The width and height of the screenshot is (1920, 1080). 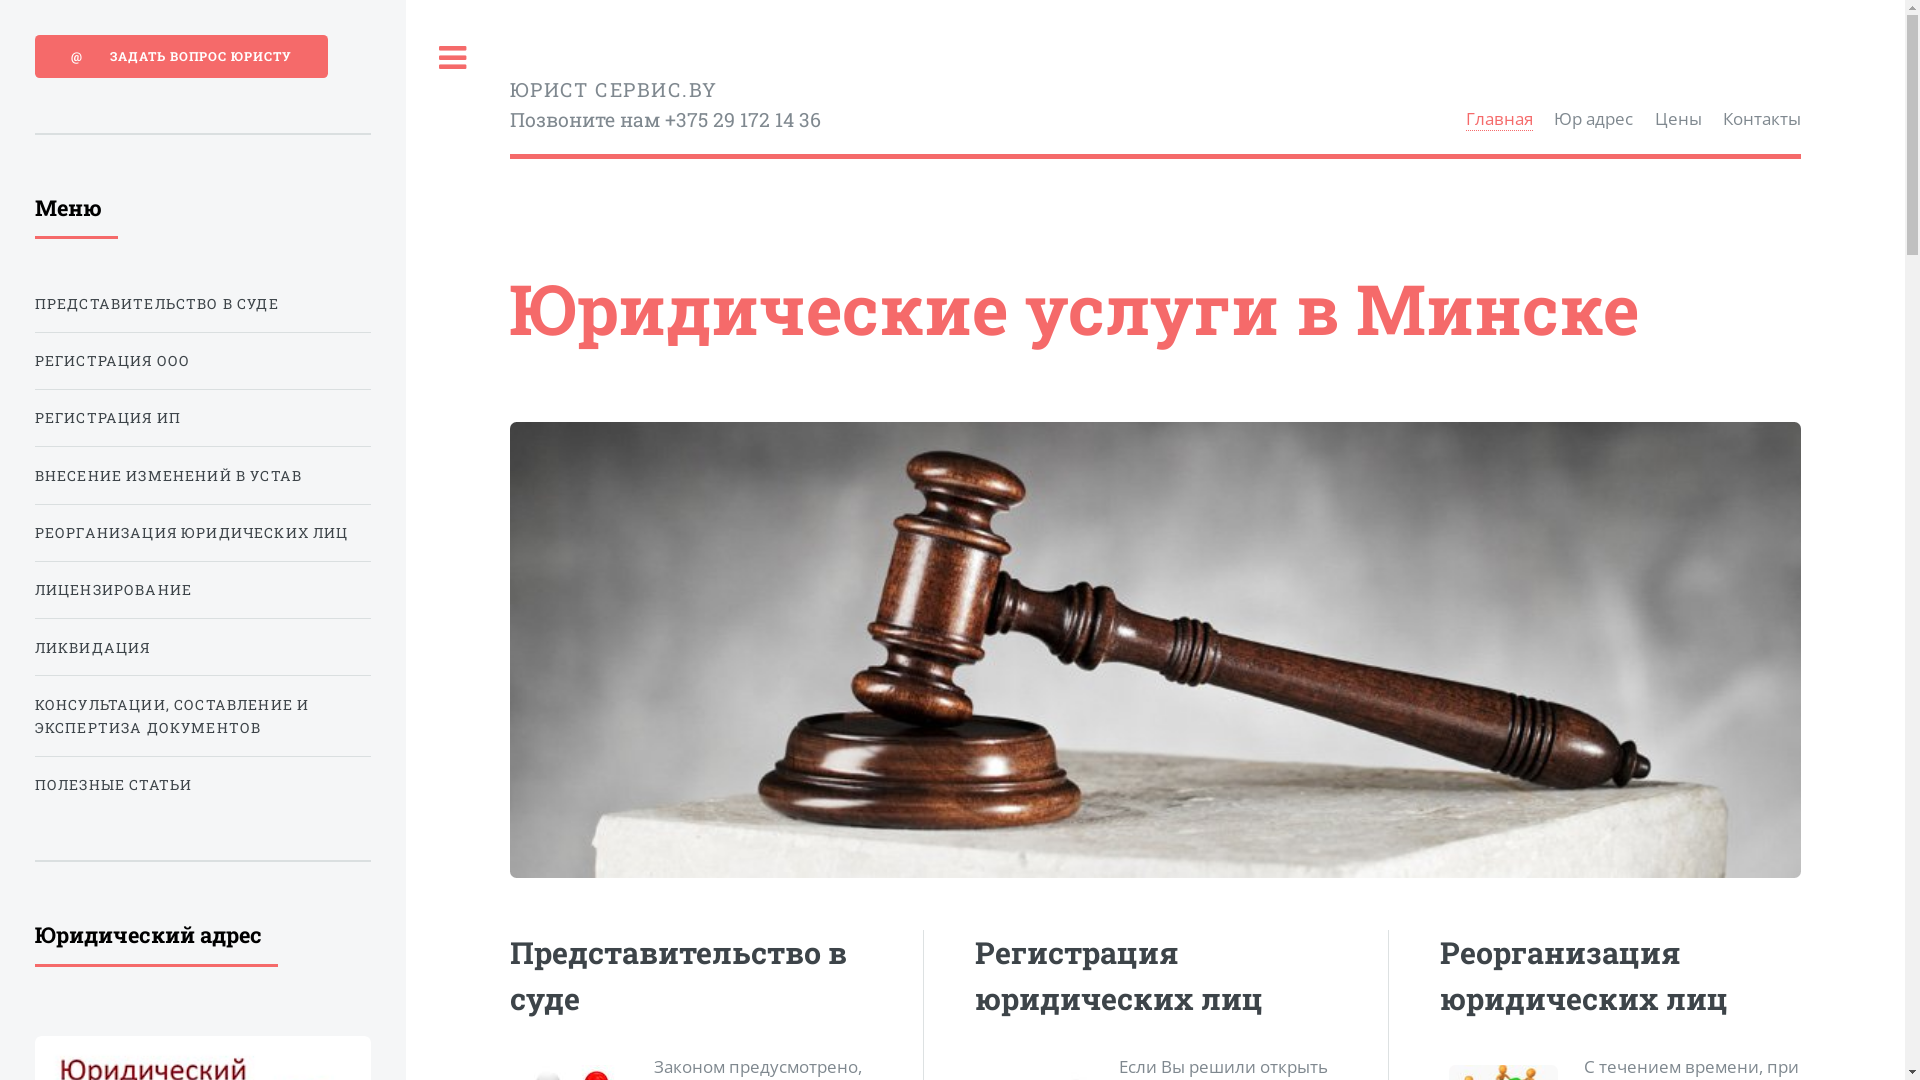 I want to click on 'Toggle', so click(x=451, y=57).